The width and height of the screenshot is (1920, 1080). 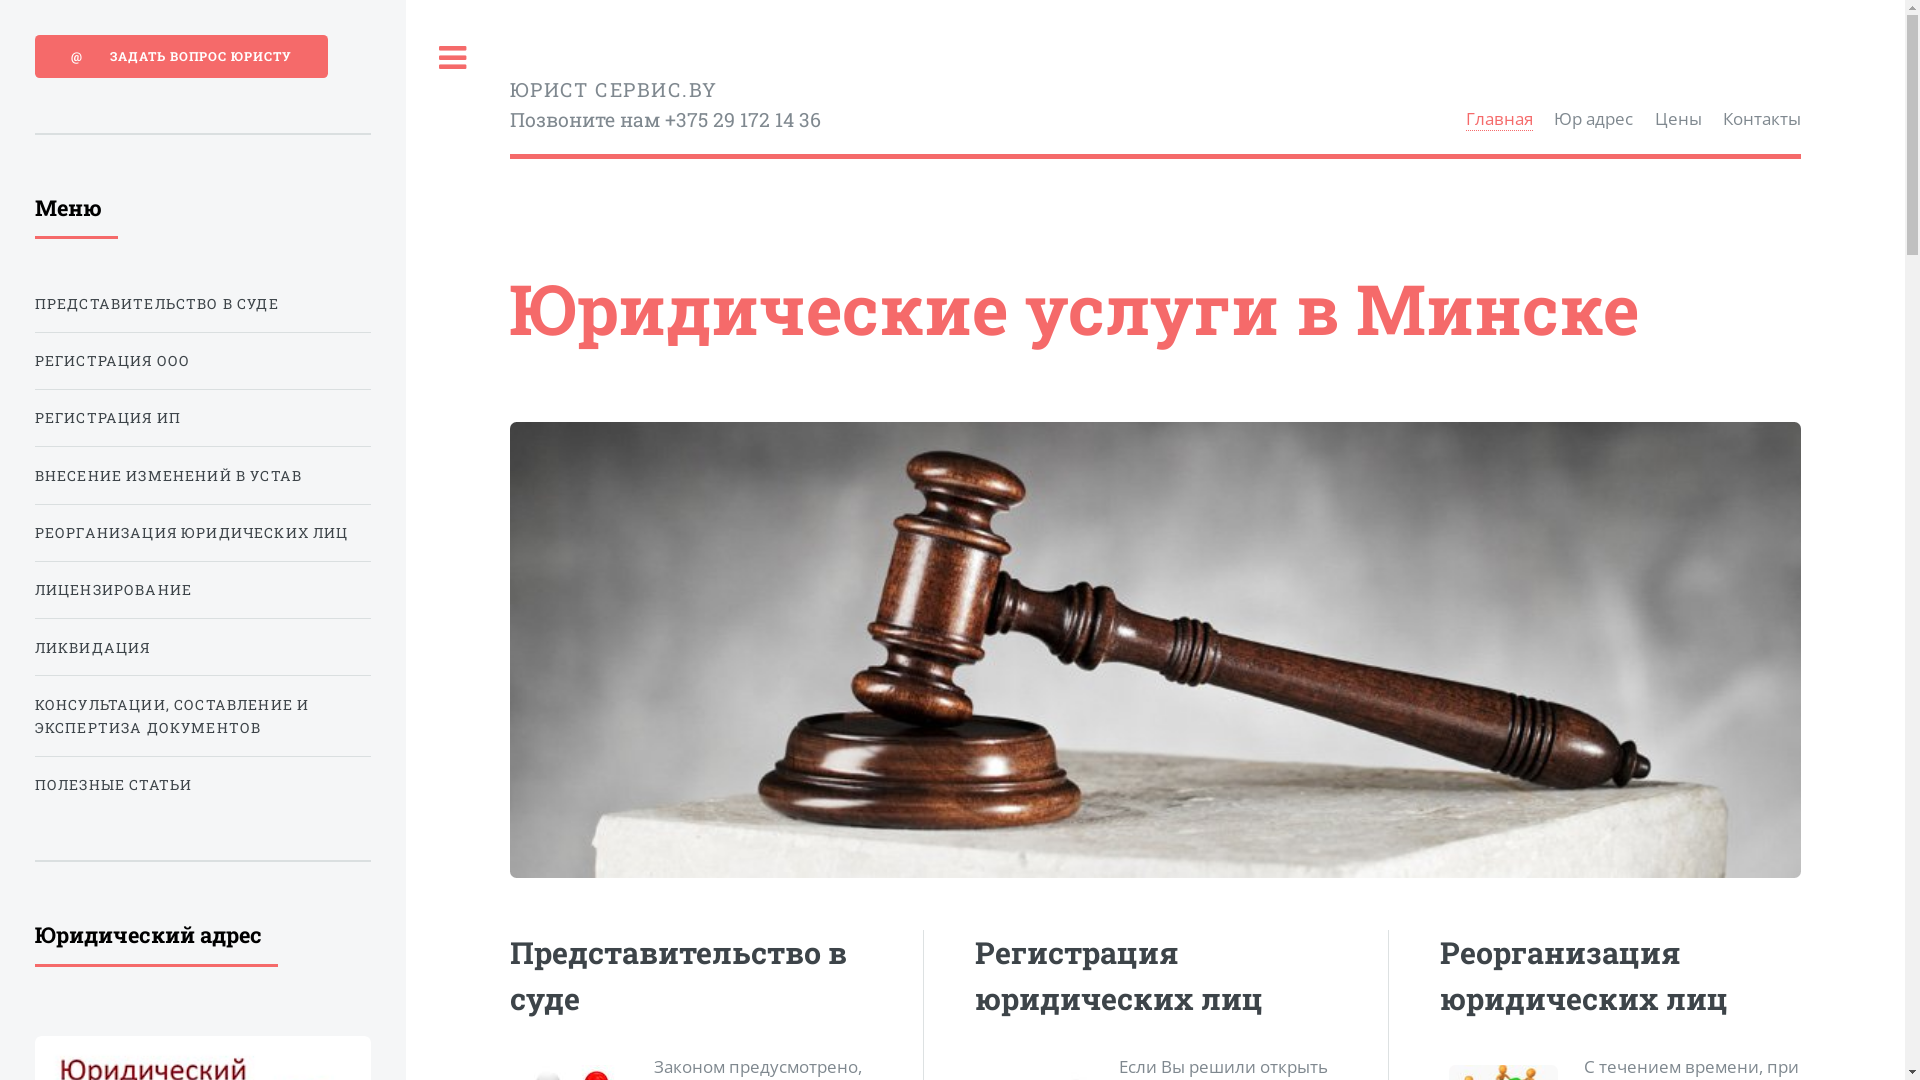 I want to click on 'Toggle', so click(x=451, y=57).